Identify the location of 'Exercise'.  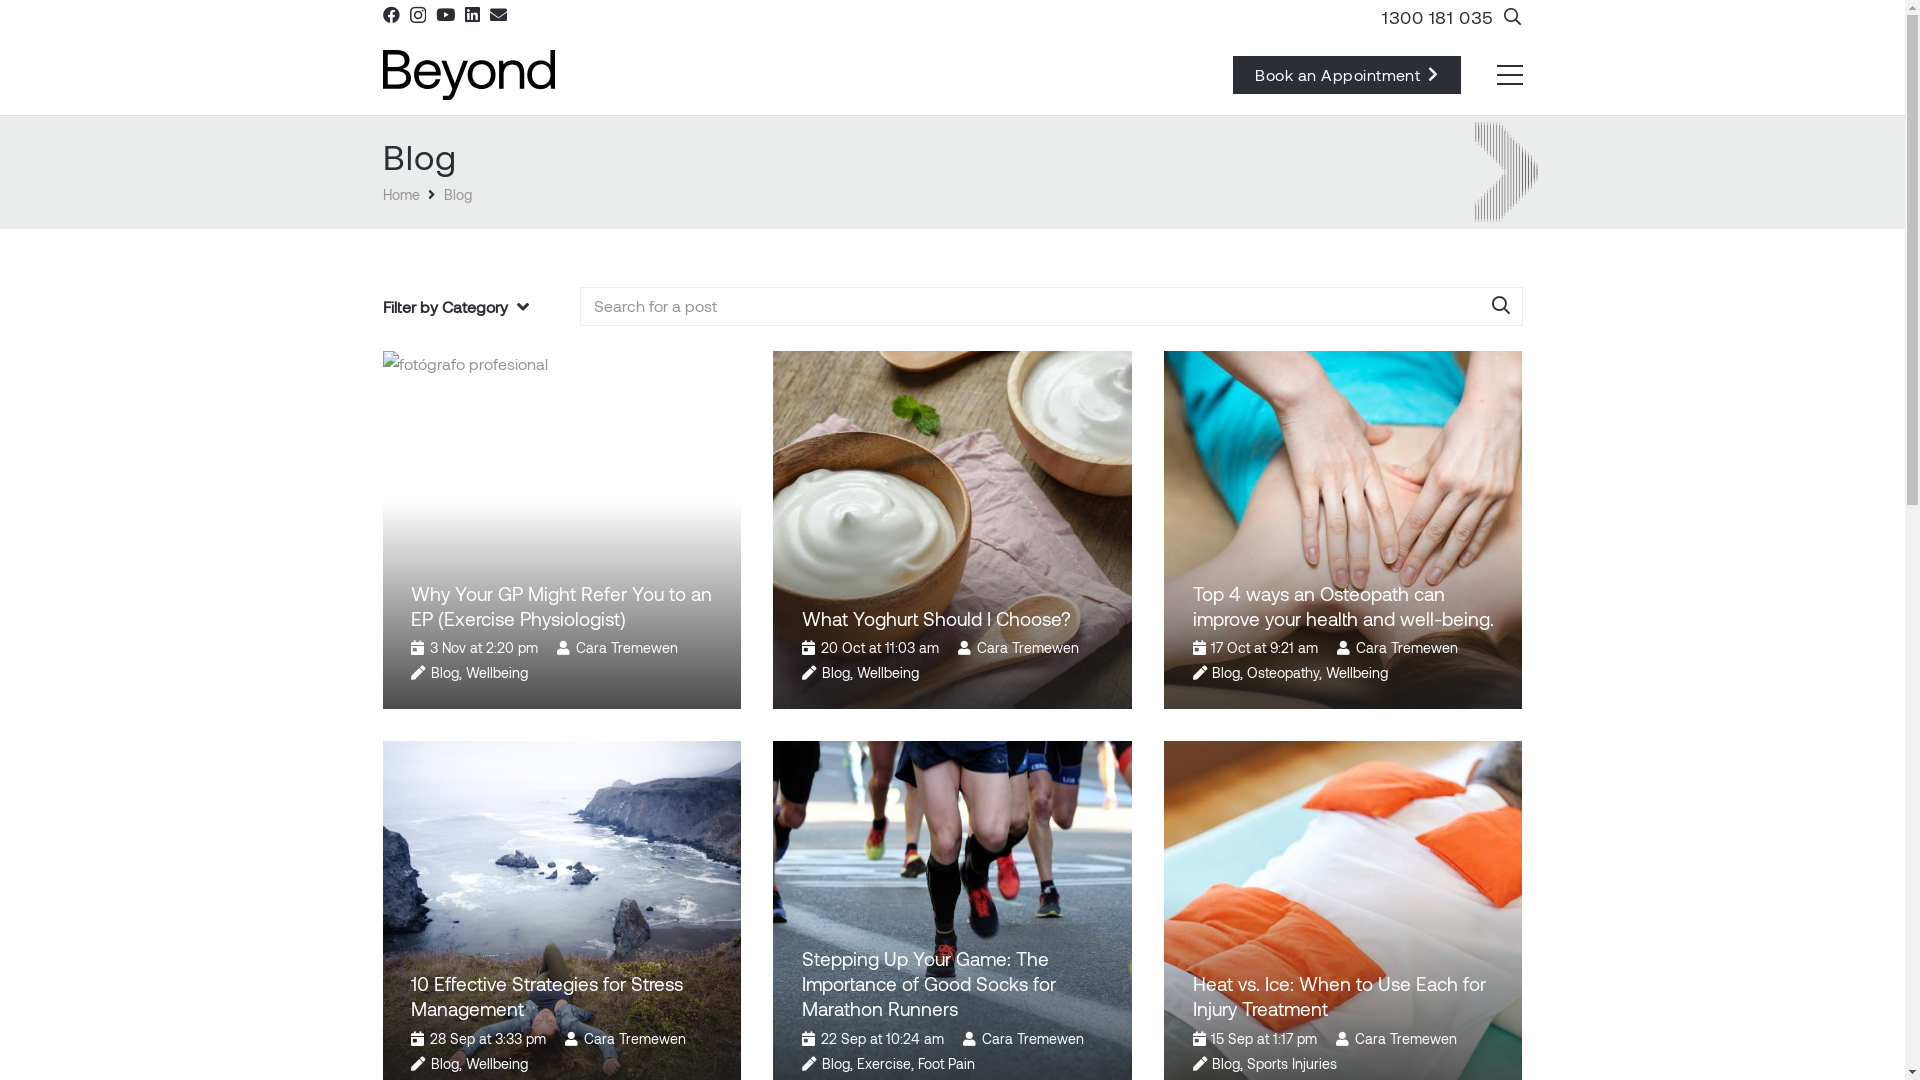
(857, 1062).